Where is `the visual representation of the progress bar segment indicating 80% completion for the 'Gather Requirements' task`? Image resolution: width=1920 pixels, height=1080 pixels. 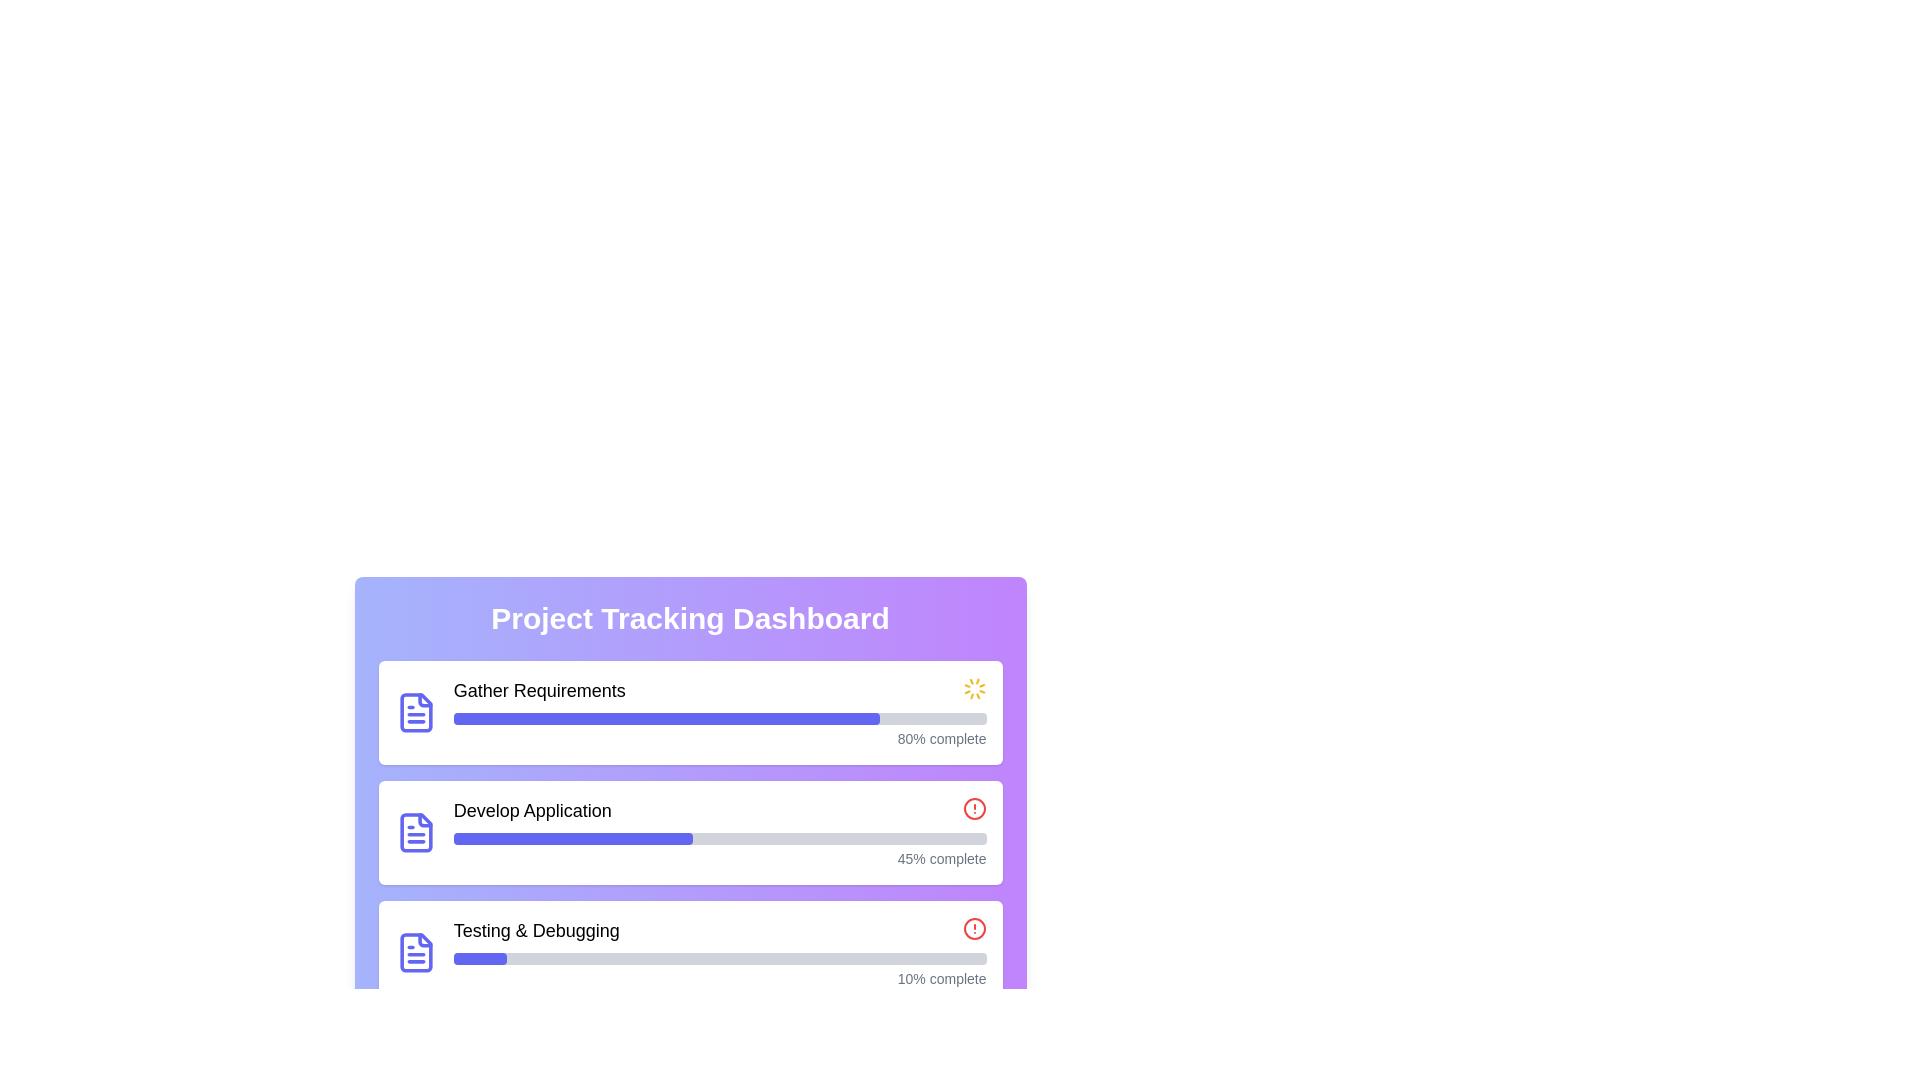 the visual representation of the progress bar segment indicating 80% completion for the 'Gather Requirements' task is located at coordinates (666, 717).